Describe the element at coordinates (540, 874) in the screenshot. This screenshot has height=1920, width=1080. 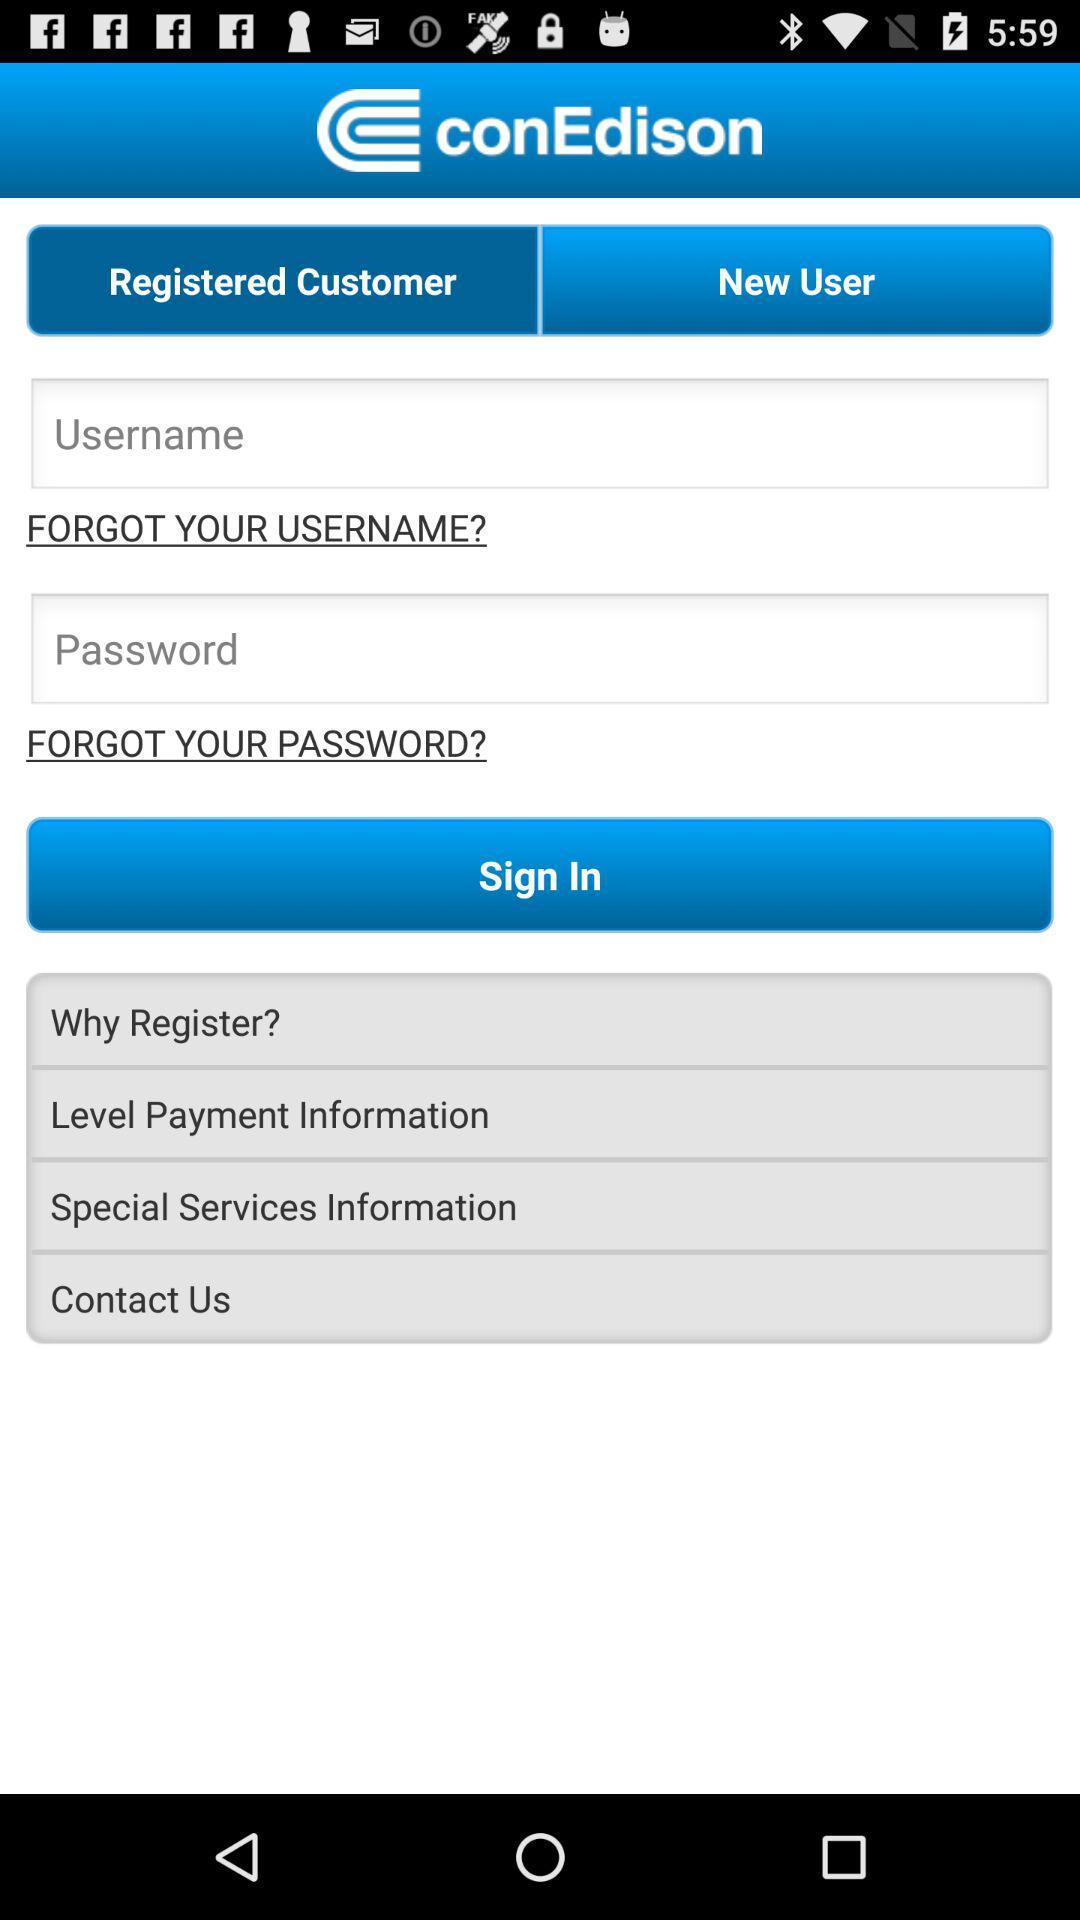
I see `the sign in item` at that location.